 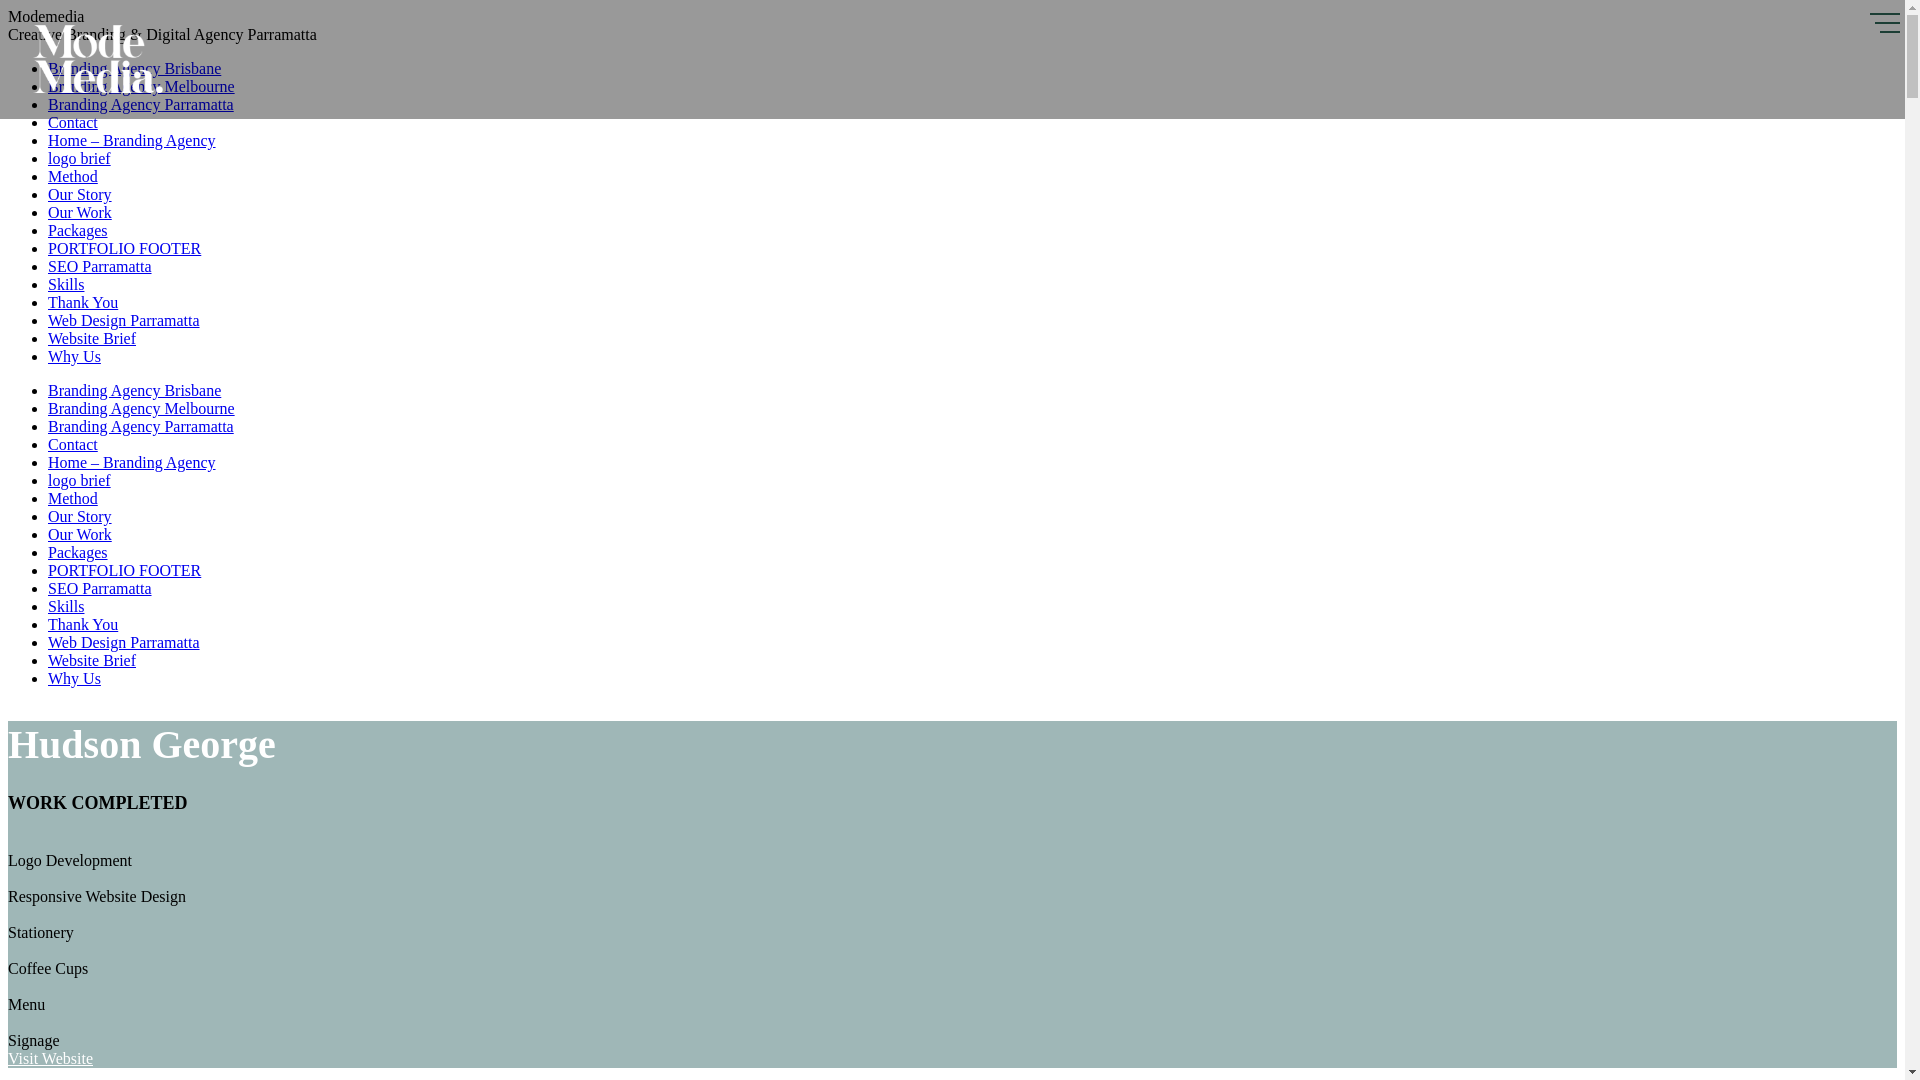 I want to click on 'Branding Agency Melbourne', so click(x=140, y=85).